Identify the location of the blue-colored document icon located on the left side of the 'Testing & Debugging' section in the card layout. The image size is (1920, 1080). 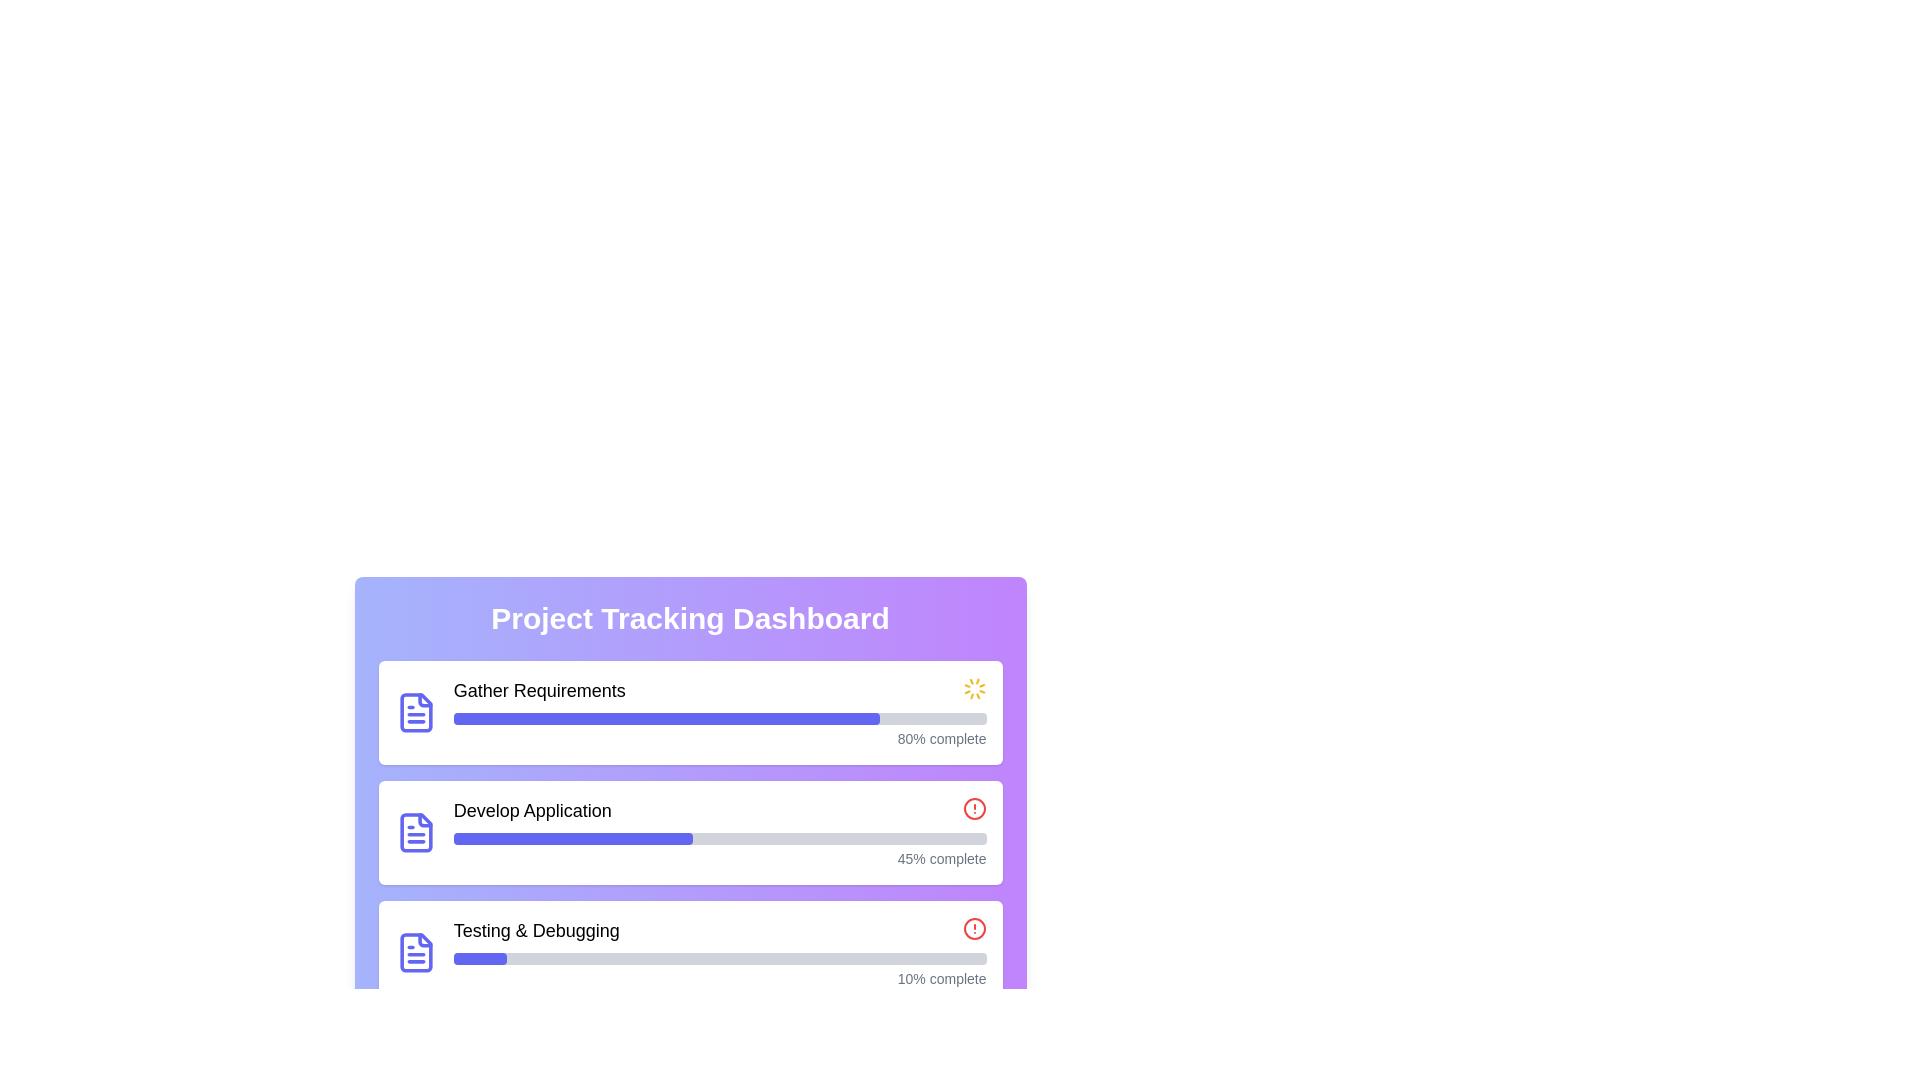
(415, 951).